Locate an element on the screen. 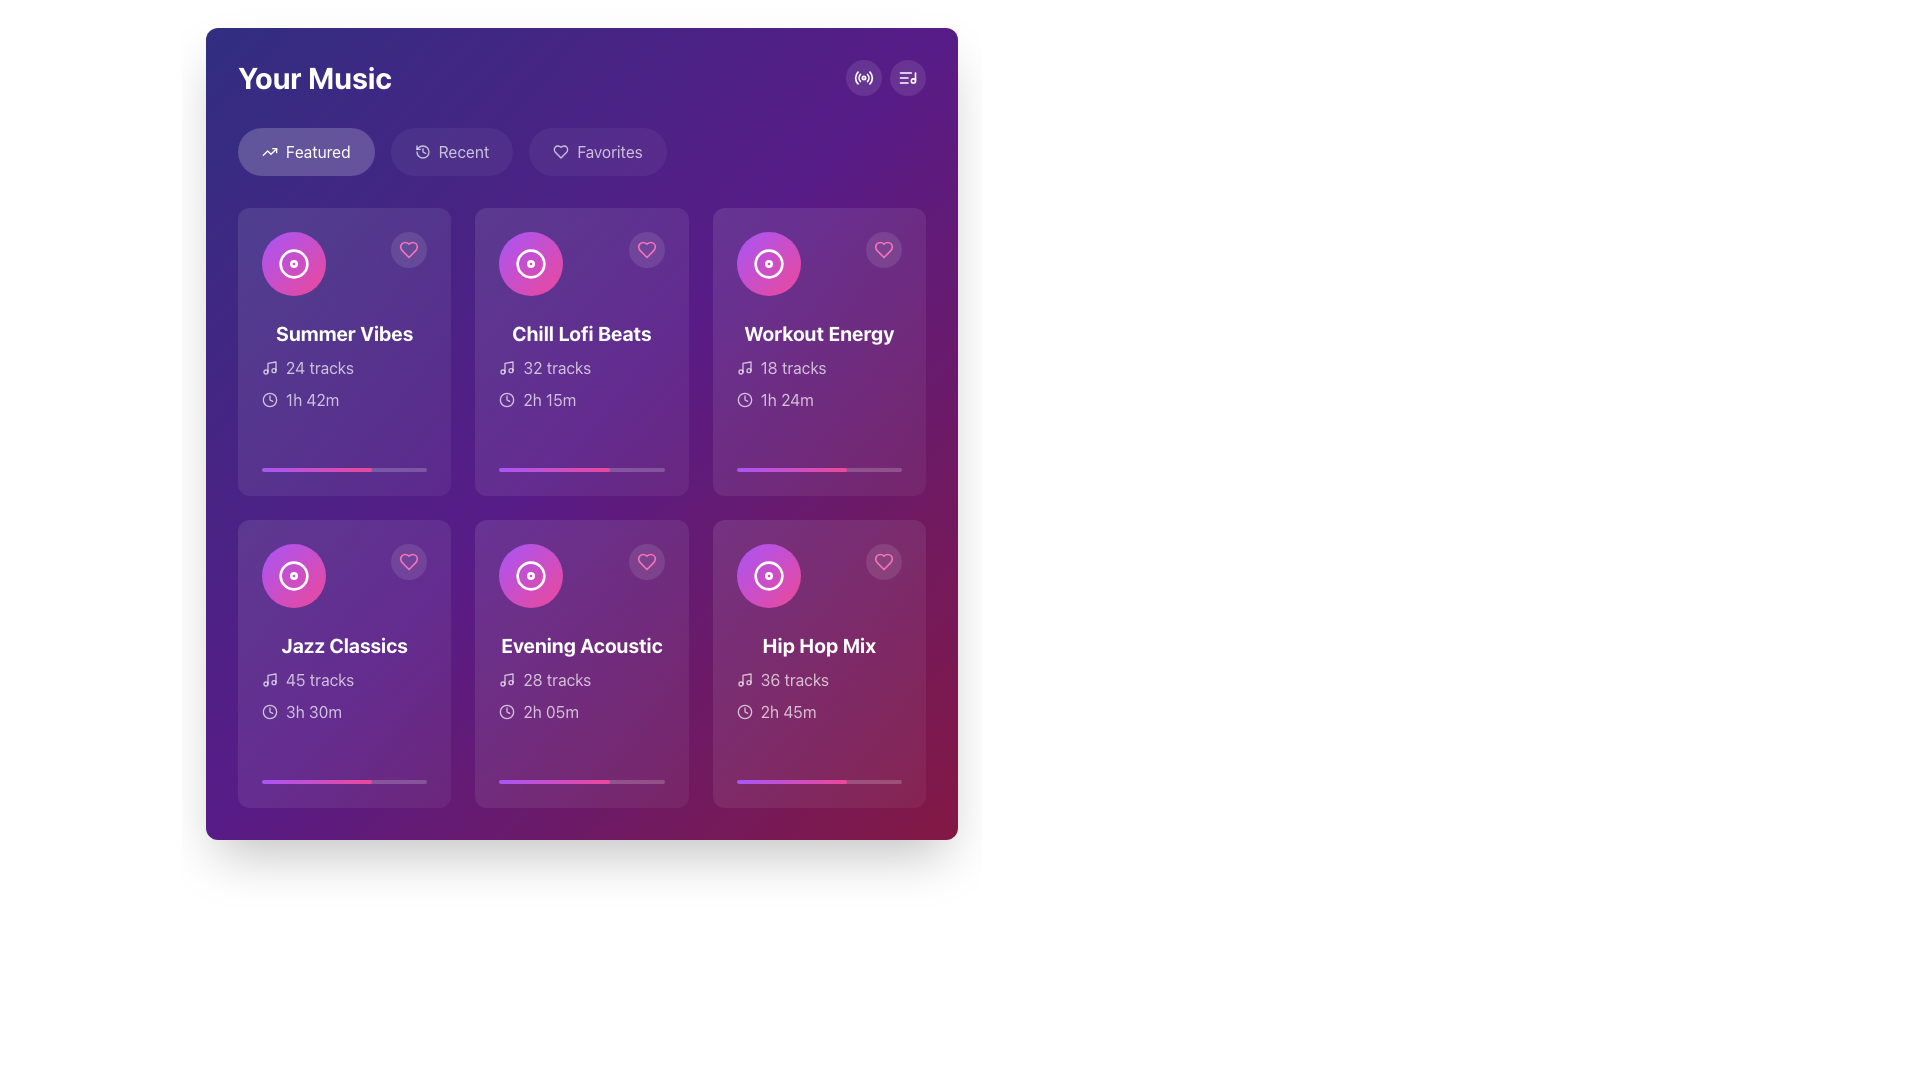 The width and height of the screenshot is (1920, 1080). the clock icon located in the 'Evening Acoustic' card, which is in the second row and second column of the music grid, adjacent to the text '2h 05m' is located at coordinates (507, 711).